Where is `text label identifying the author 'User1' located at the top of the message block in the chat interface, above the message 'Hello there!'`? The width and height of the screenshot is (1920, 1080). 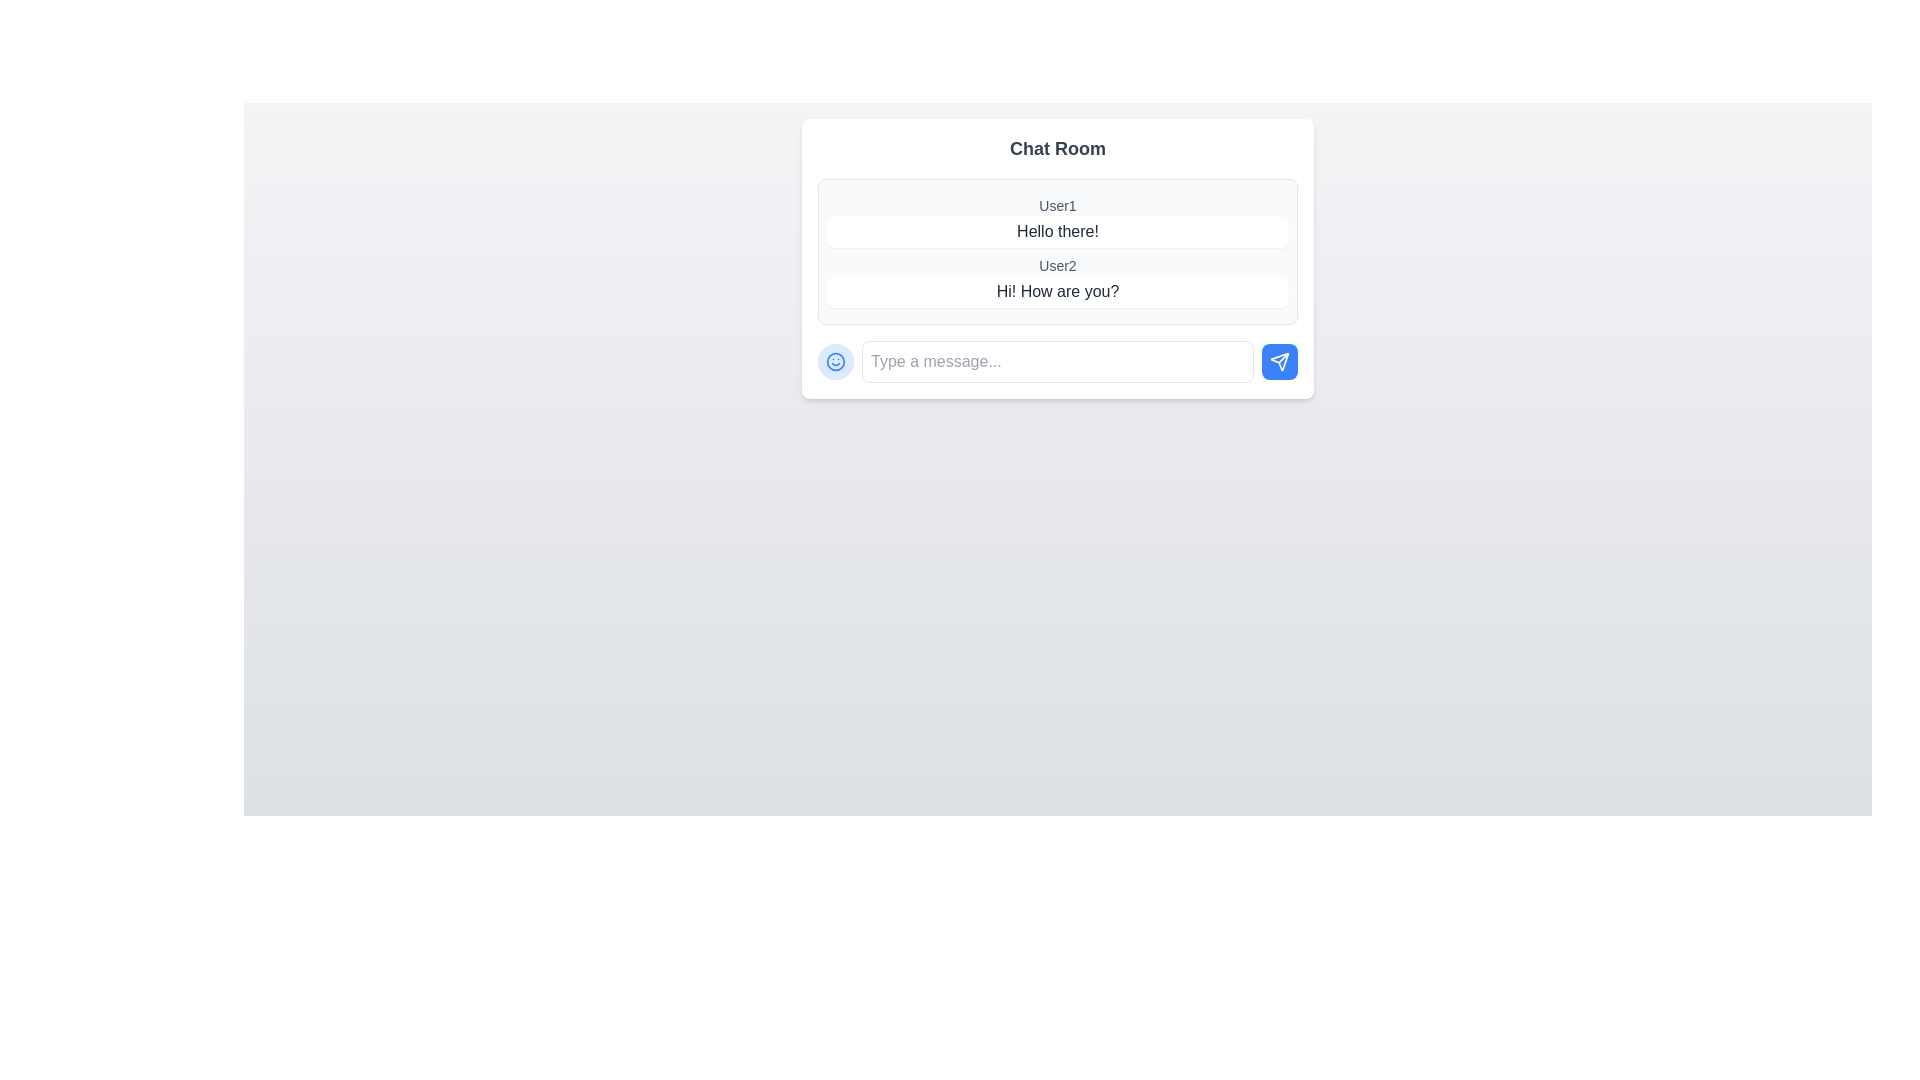
text label identifying the author 'User1' located at the top of the message block in the chat interface, above the message 'Hello there!' is located at coordinates (1056, 205).